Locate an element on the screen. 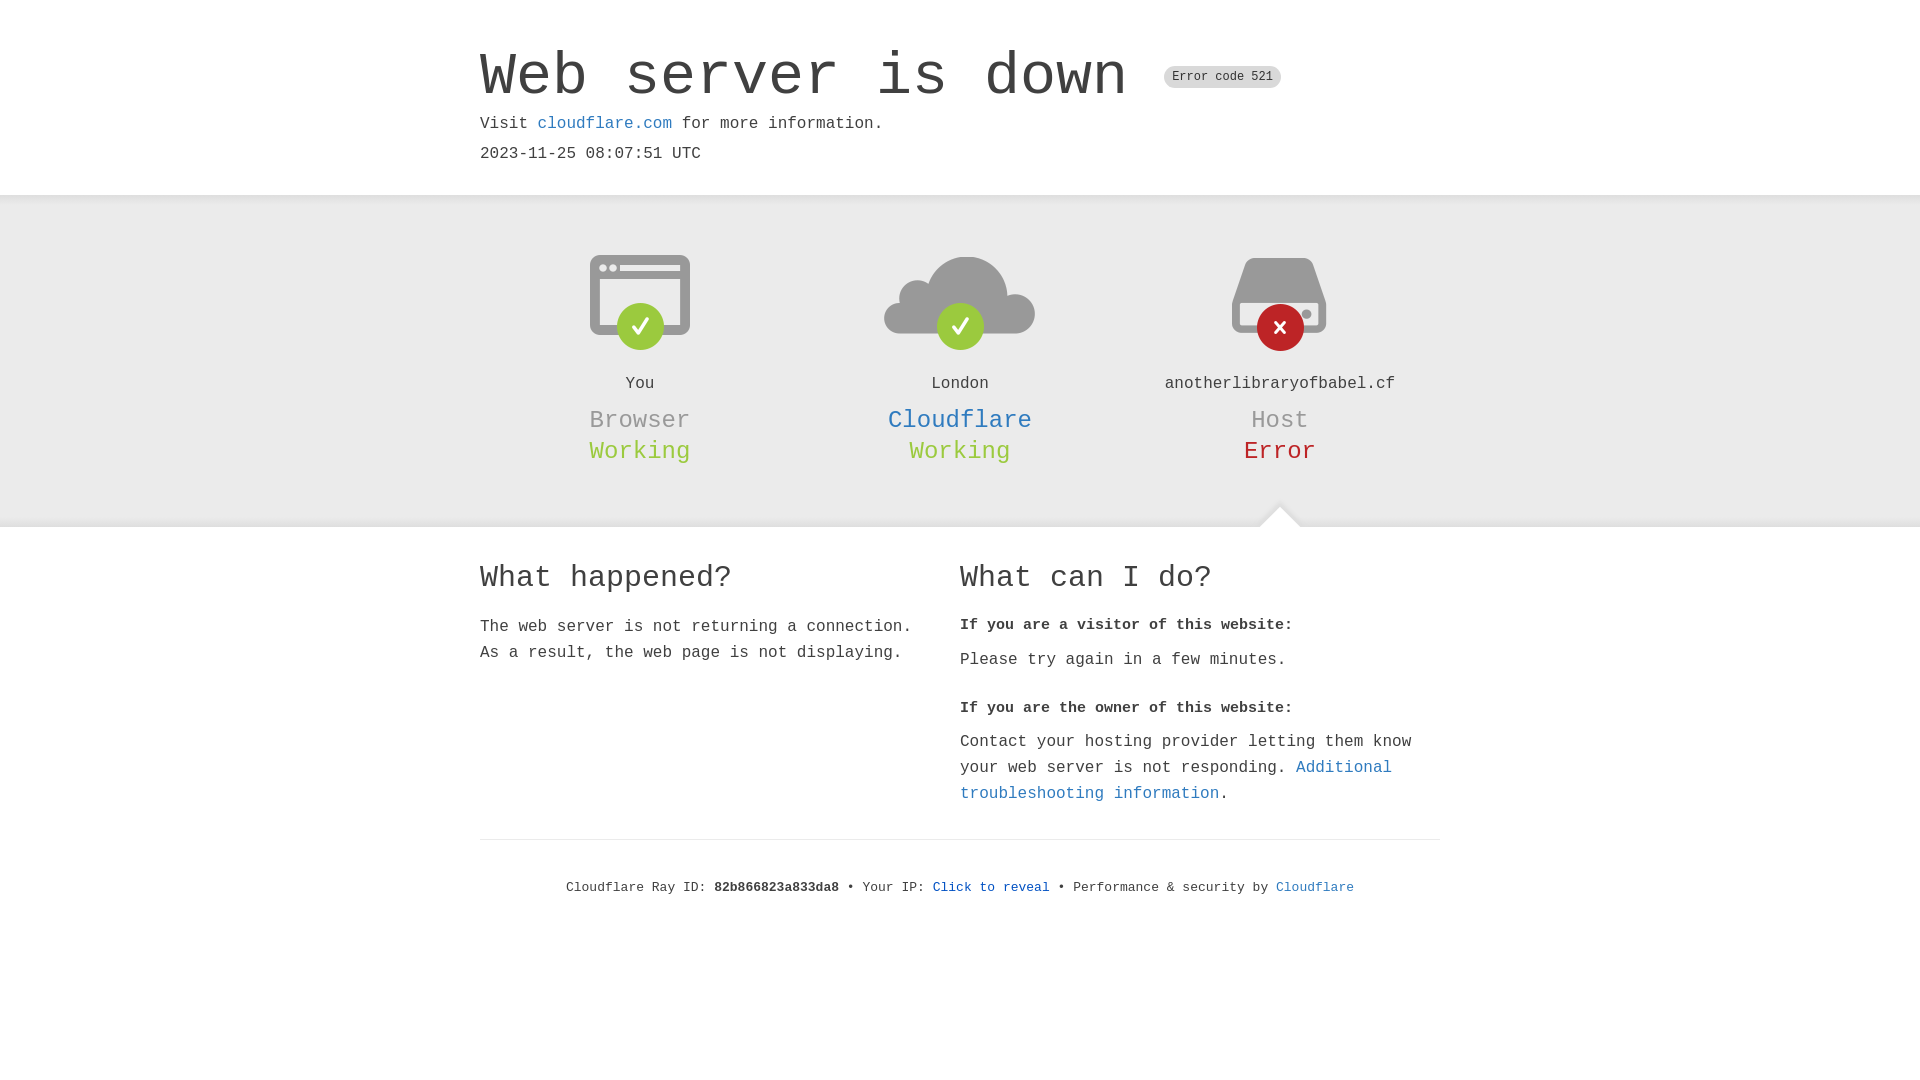 This screenshot has height=1080, width=1920. 'Click to reveal' is located at coordinates (991, 886).